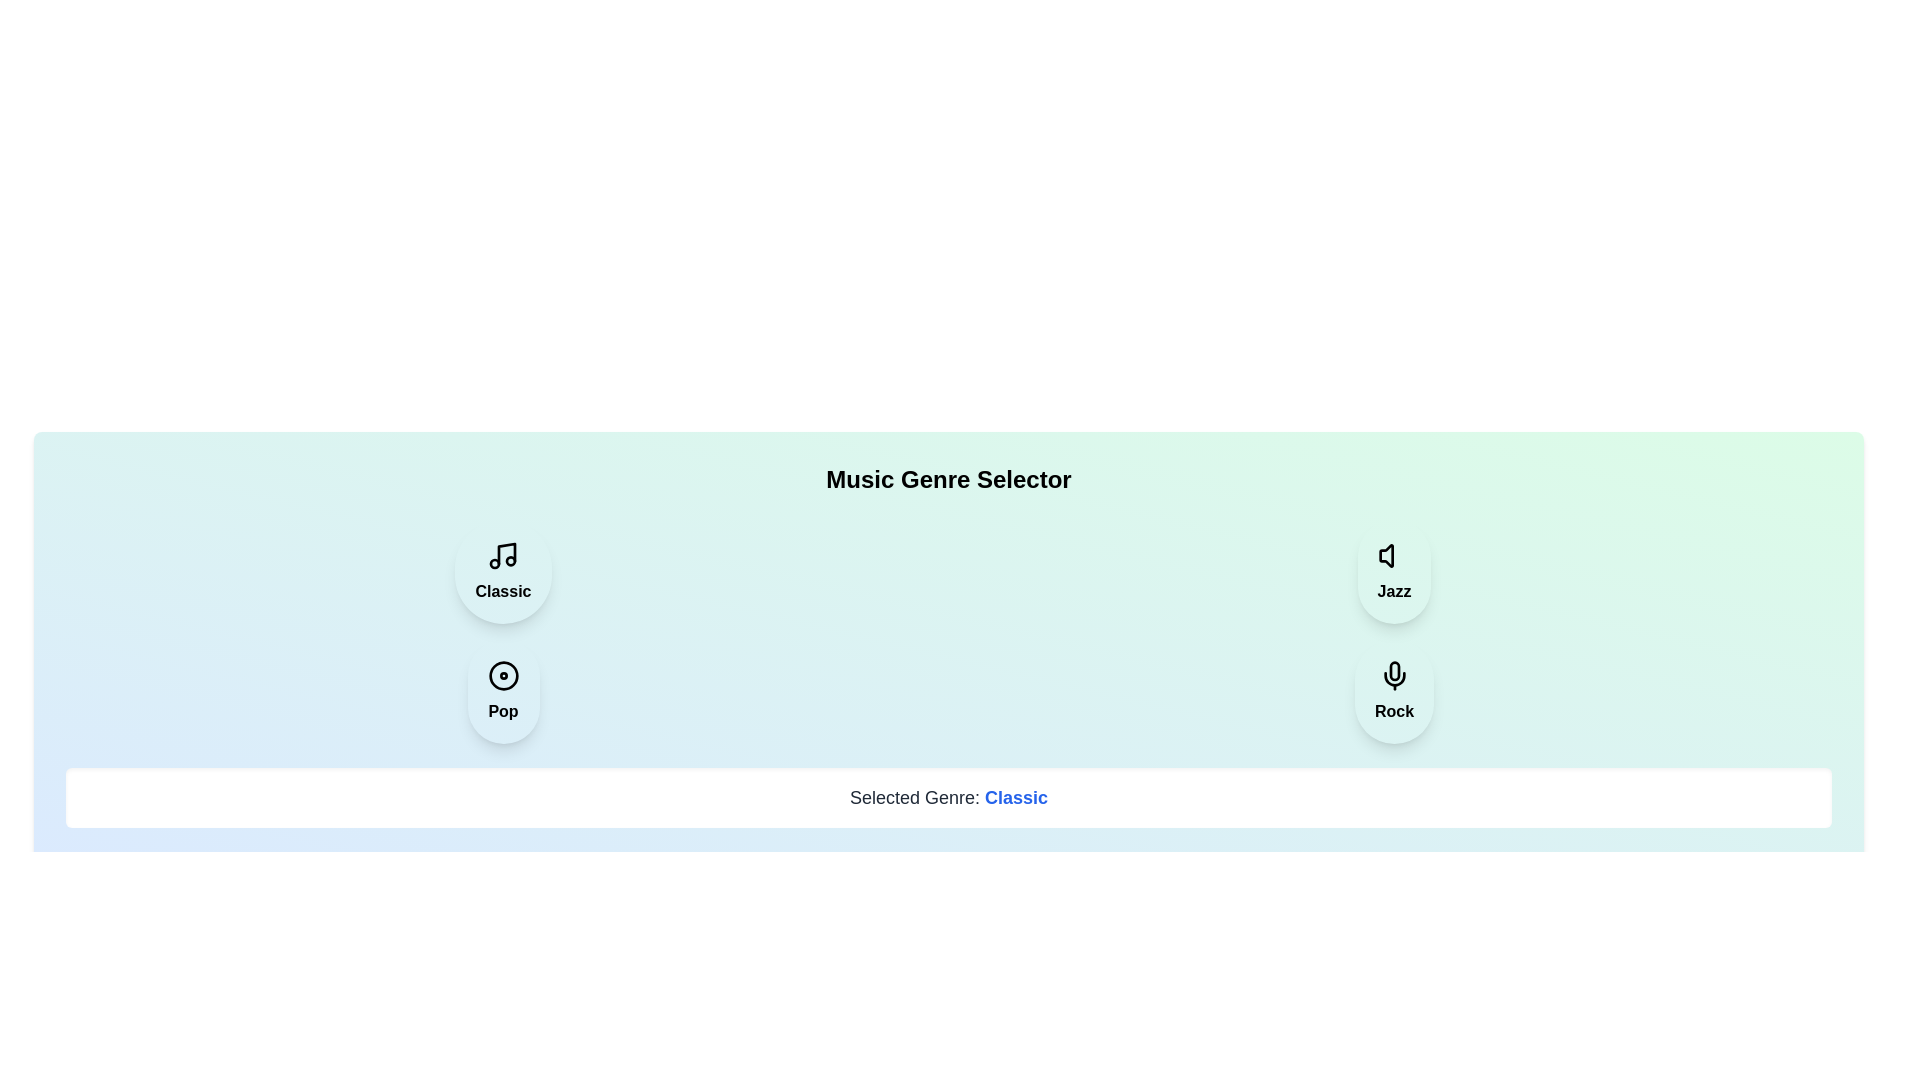 The height and width of the screenshot is (1080, 1920). Describe the element at coordinates (1392, 690) in the screenshot. I see `the music genre Rock by clicking its button` at that location.